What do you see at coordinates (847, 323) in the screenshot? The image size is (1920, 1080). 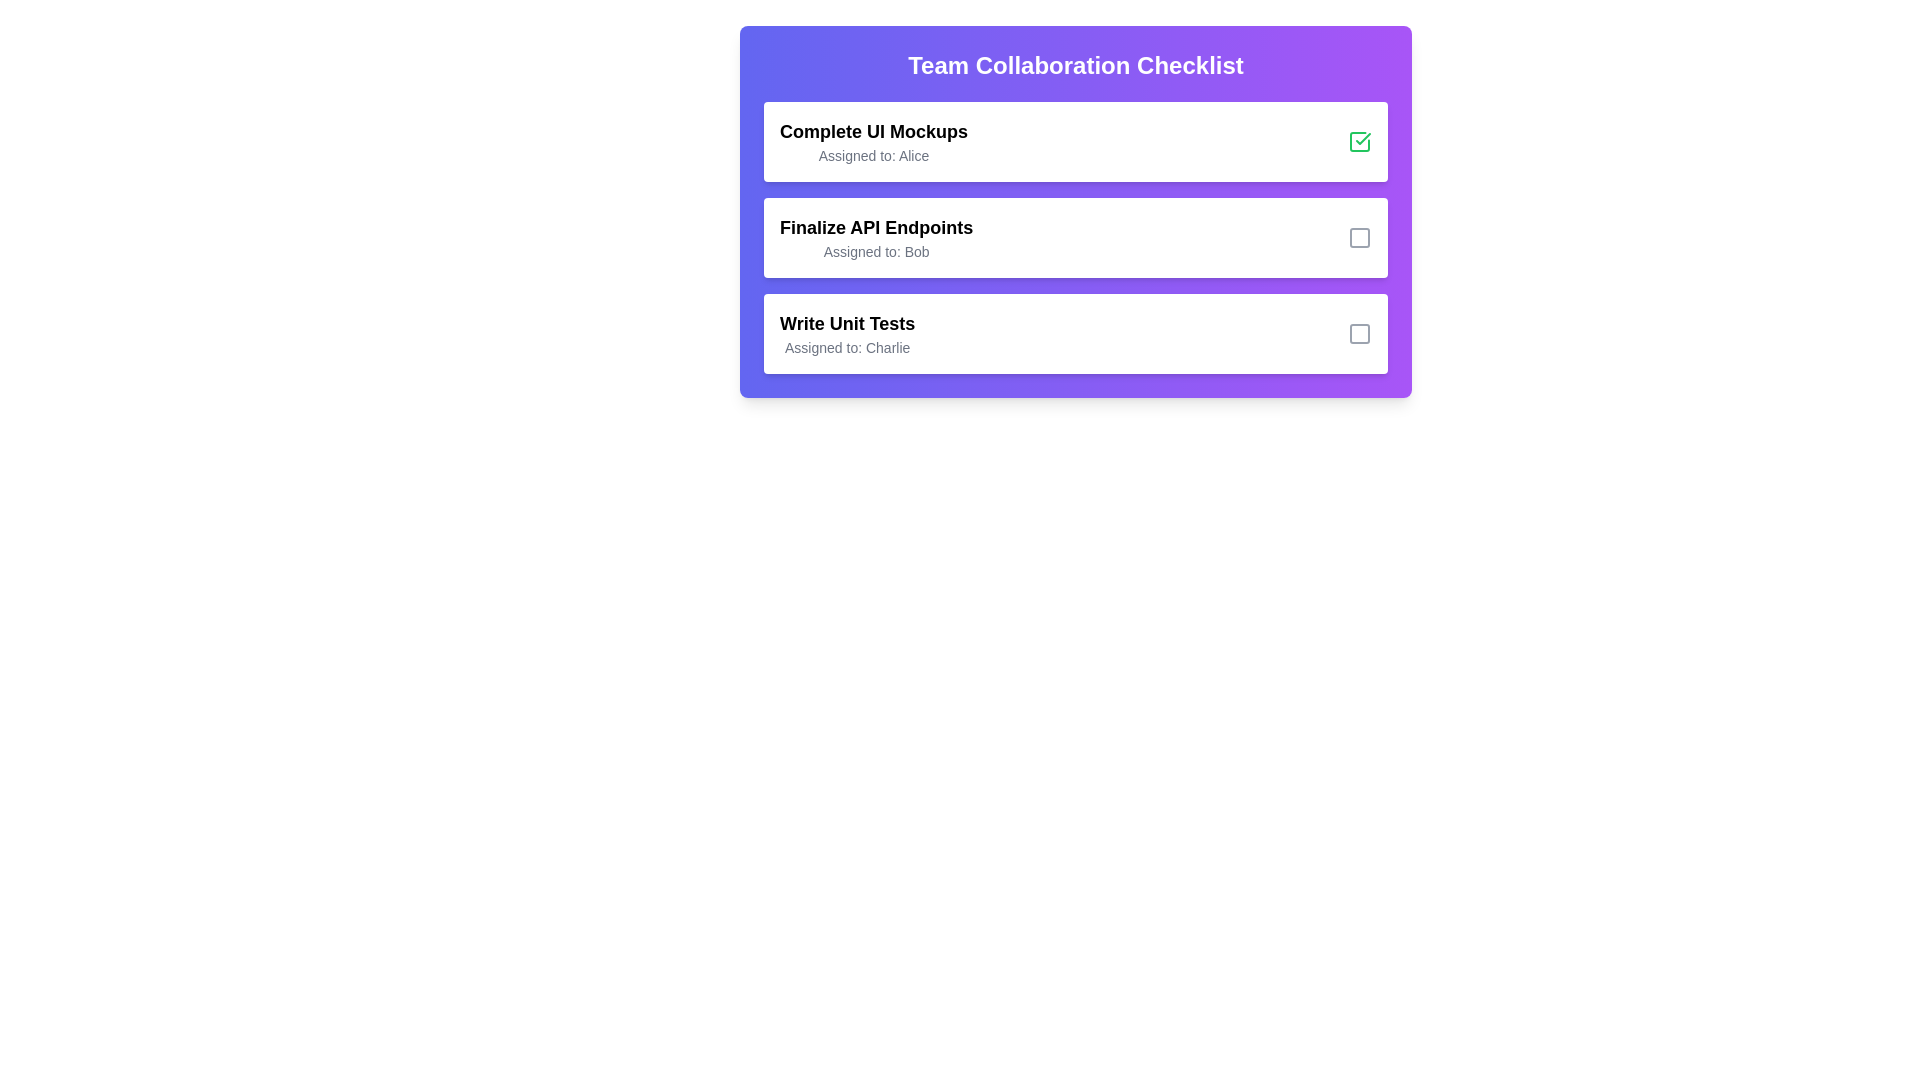 I see `the title text element in the third row of the 'Team Collaboration Checklist', which provides a summary of the task above the subtext 'Assigned to: Charlie'` at bounding box center [847, 323].